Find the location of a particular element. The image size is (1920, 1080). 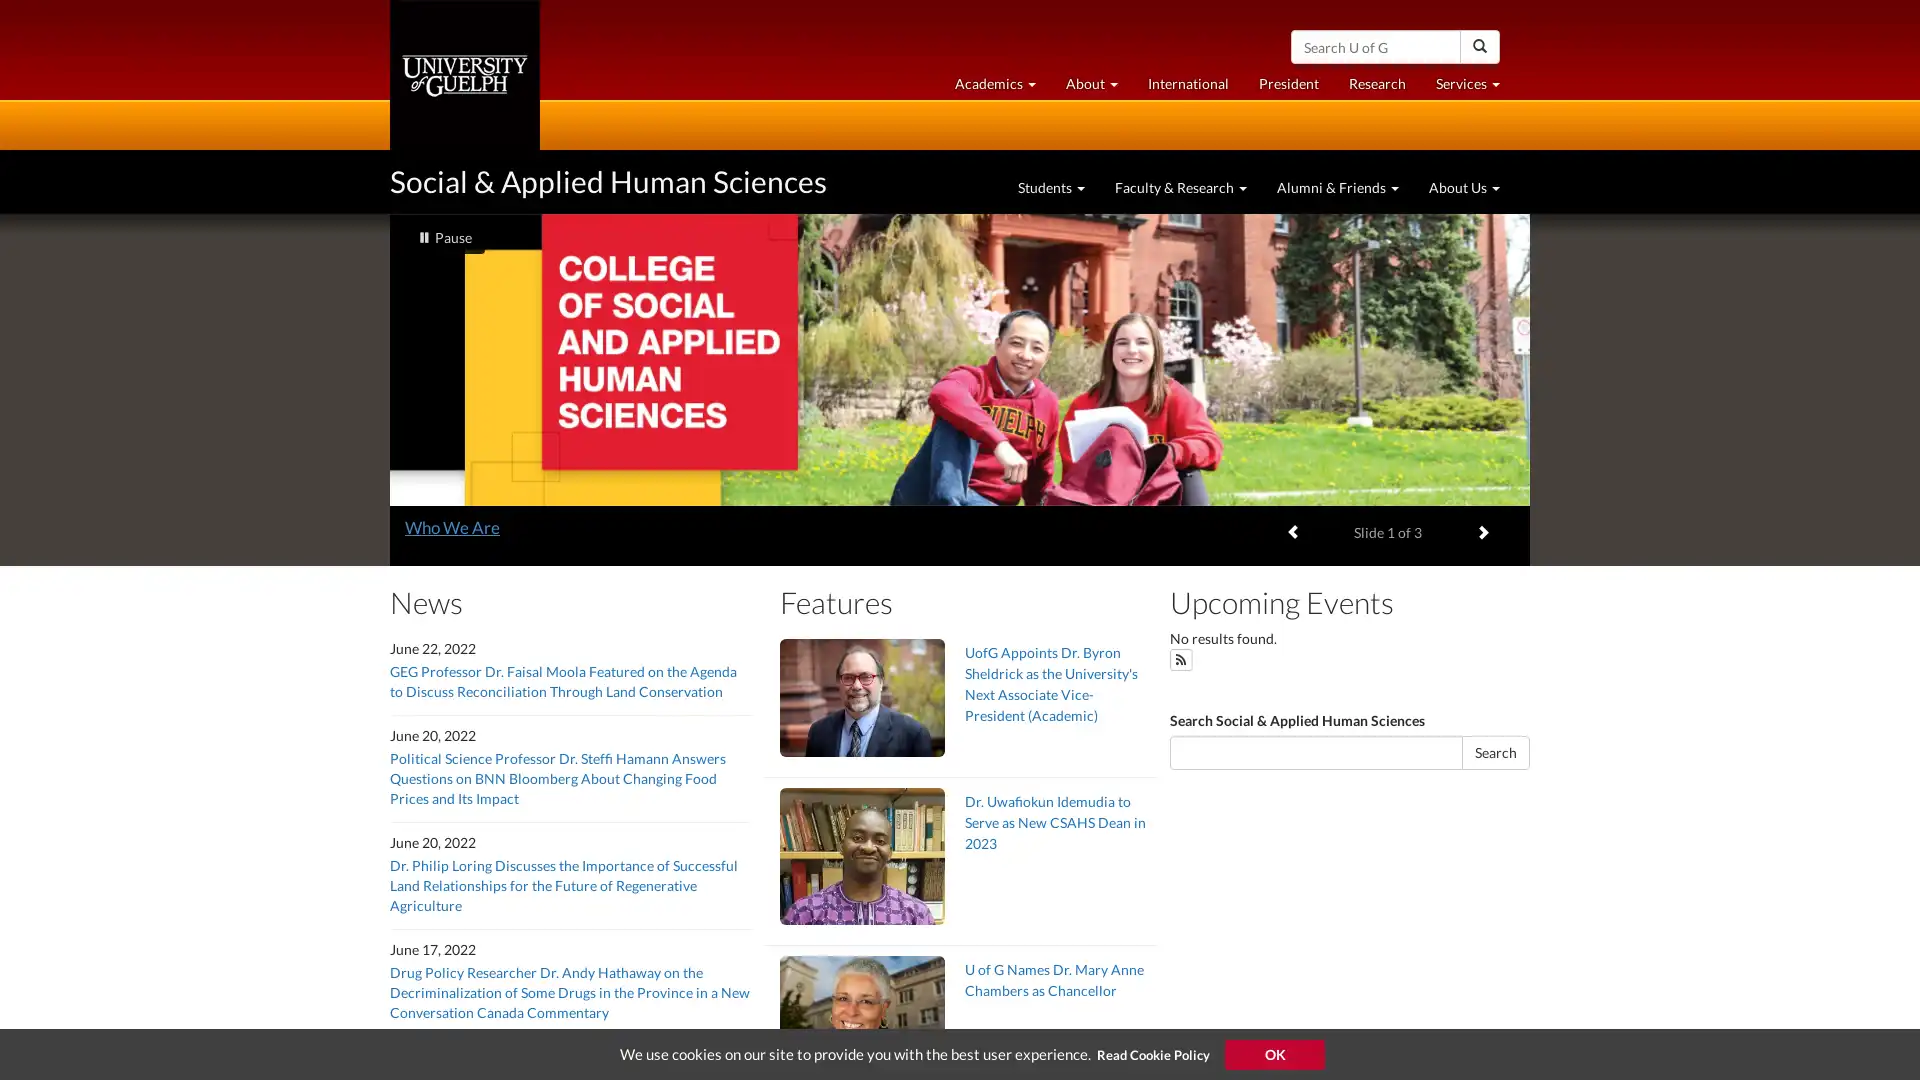

Services at University of Guelph is located at coordinates (1468, 83).